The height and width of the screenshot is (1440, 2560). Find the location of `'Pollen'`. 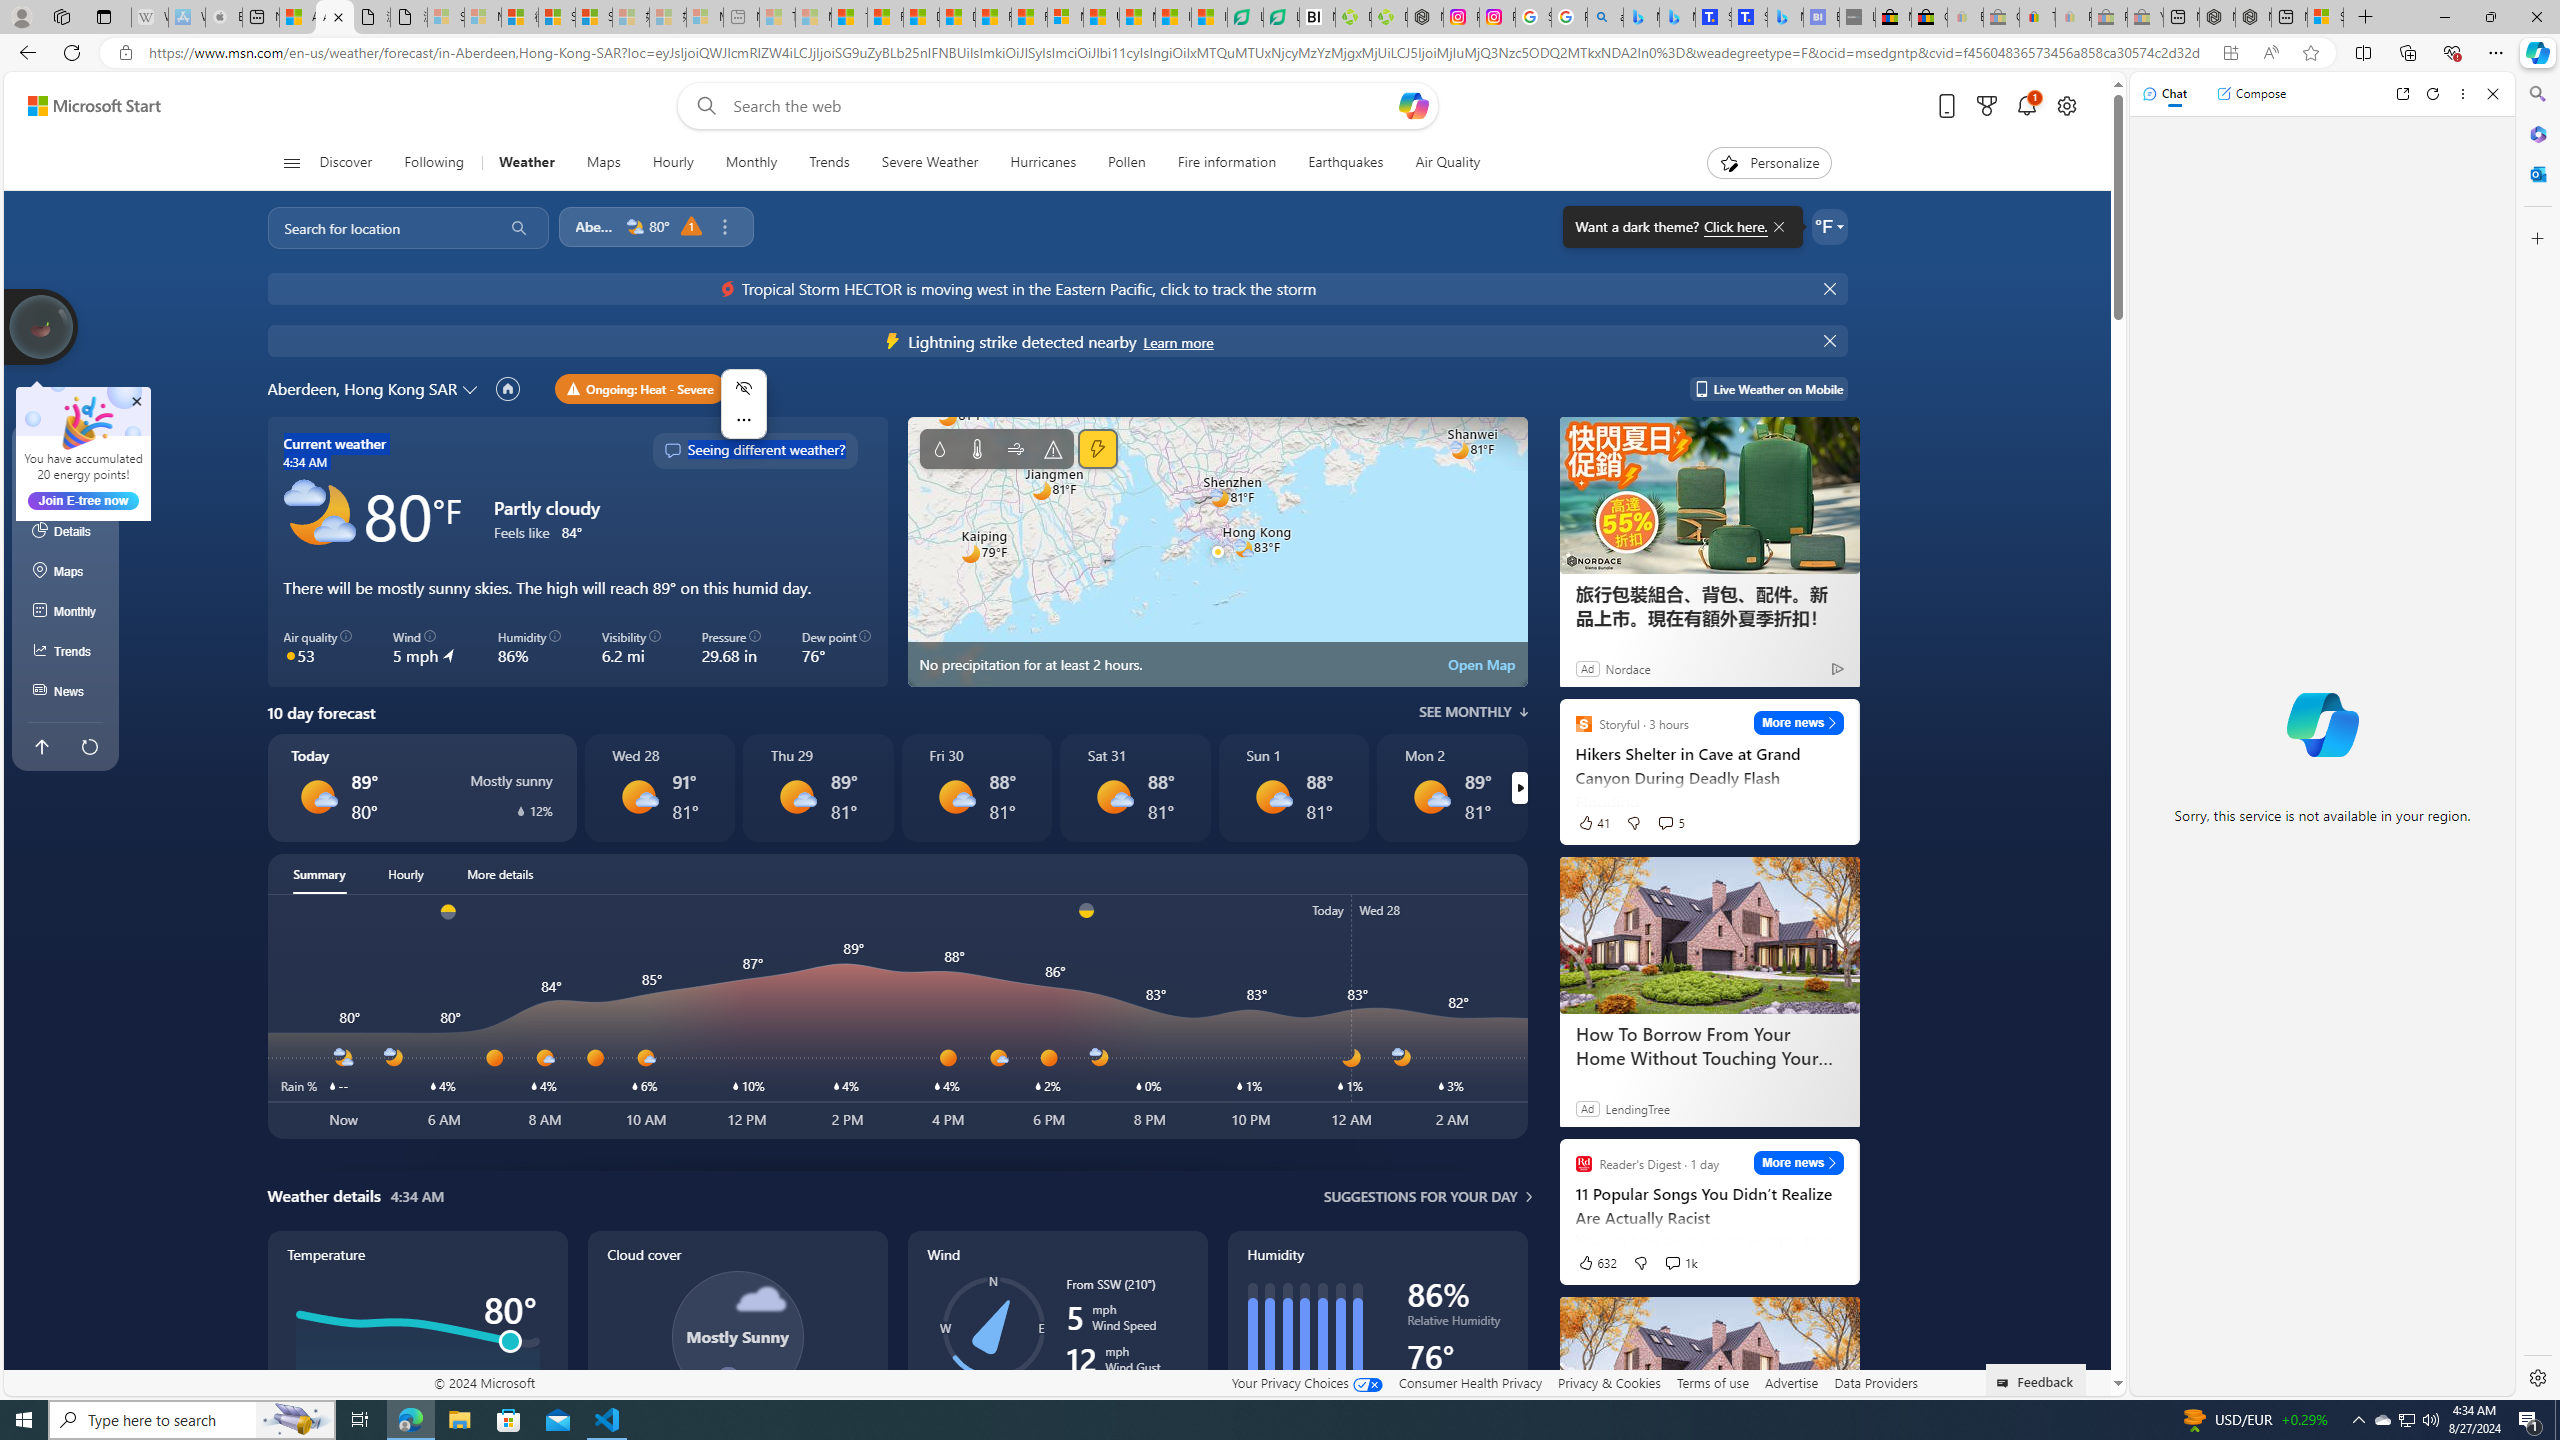

'Pollen' is located at coordinates (1126, 162).